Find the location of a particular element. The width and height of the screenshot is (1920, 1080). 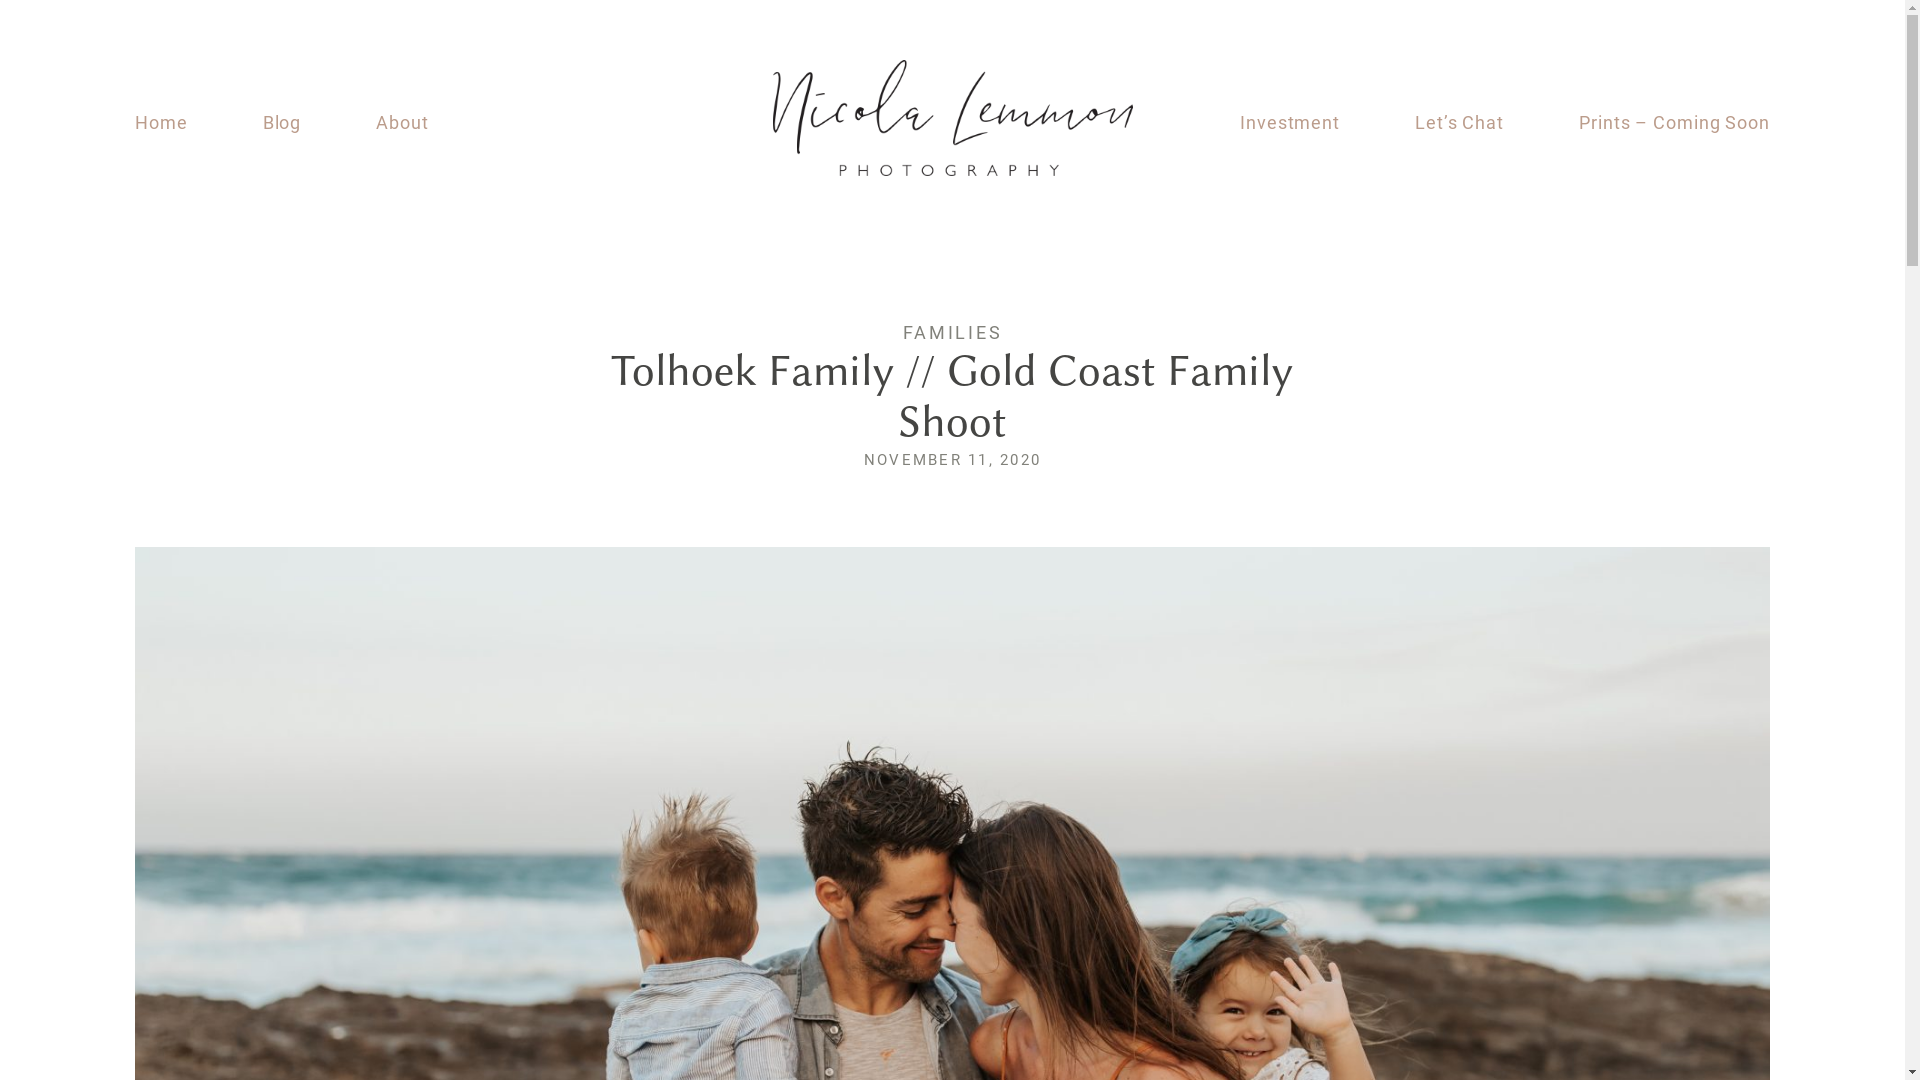

'Blog' is located at coordinates (281, 123).